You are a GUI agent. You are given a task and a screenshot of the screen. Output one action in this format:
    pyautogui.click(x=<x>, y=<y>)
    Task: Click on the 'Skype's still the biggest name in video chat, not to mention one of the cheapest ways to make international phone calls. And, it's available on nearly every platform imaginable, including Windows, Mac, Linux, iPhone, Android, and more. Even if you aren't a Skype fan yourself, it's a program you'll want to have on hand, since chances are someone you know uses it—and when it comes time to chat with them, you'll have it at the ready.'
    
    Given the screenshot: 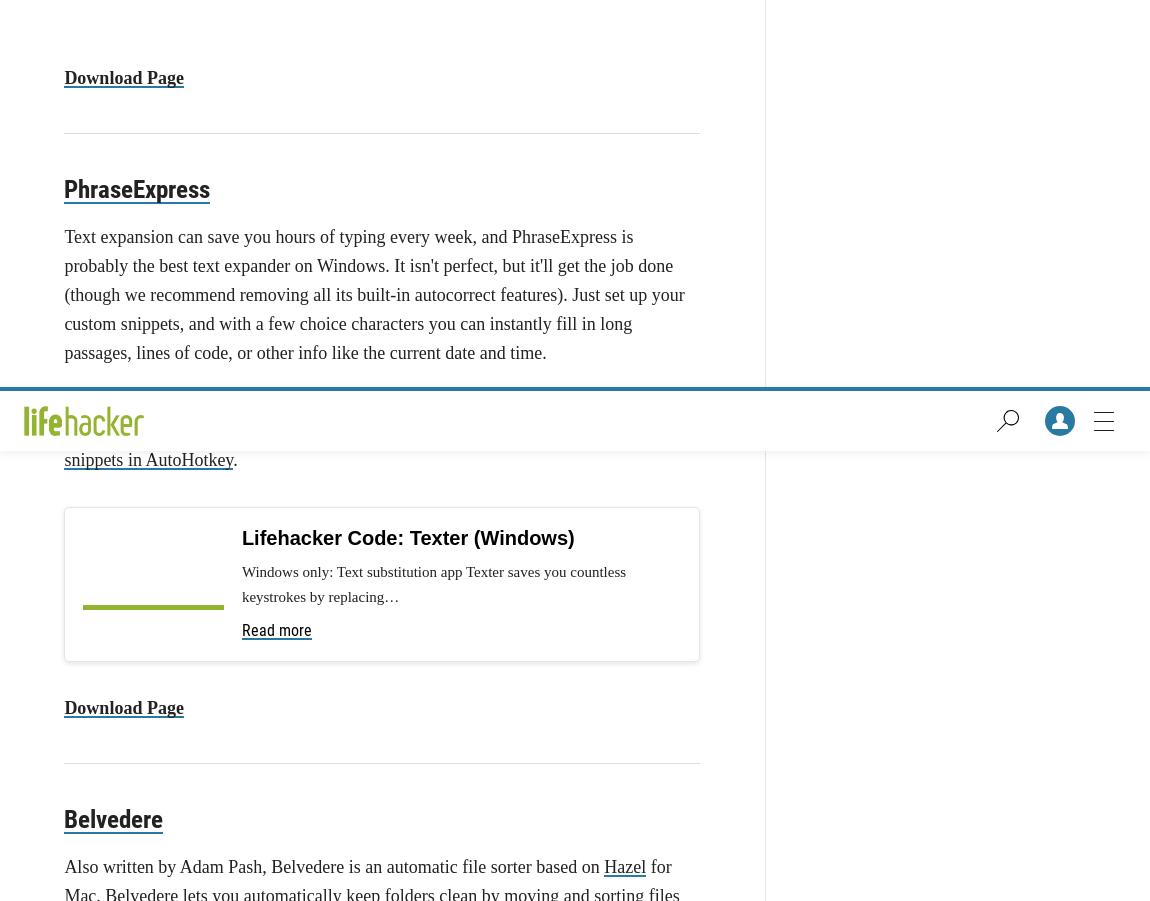 What is the action you would take?
    pyautogui.click(x=381, y=534)
    